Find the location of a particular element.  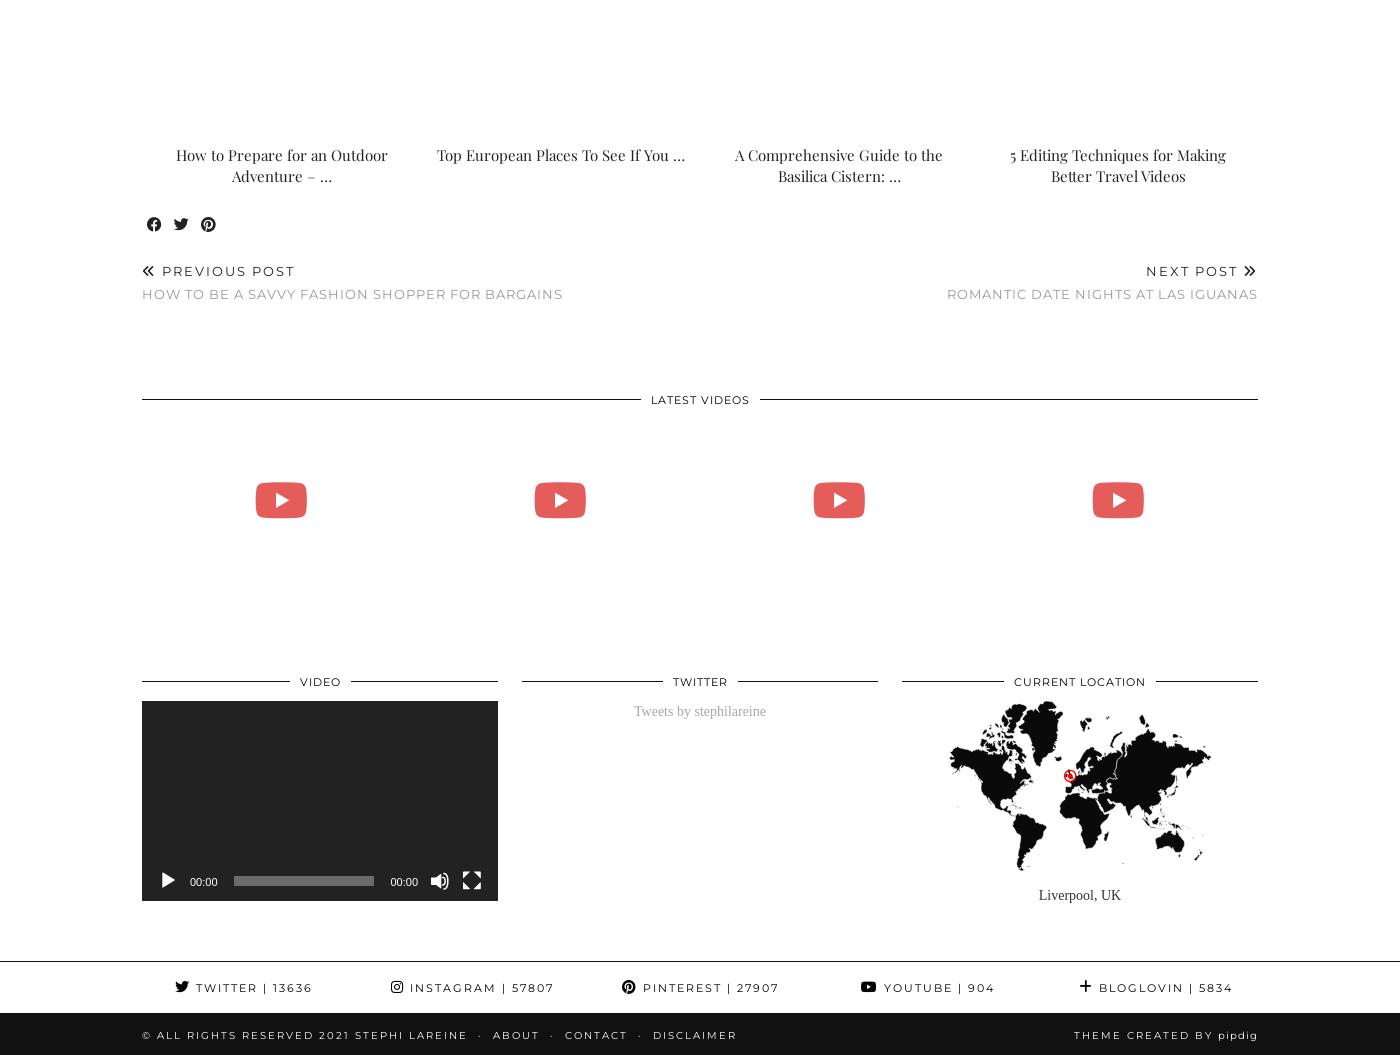

'Liverpool, UK' is located at coordinates (1079, 893).